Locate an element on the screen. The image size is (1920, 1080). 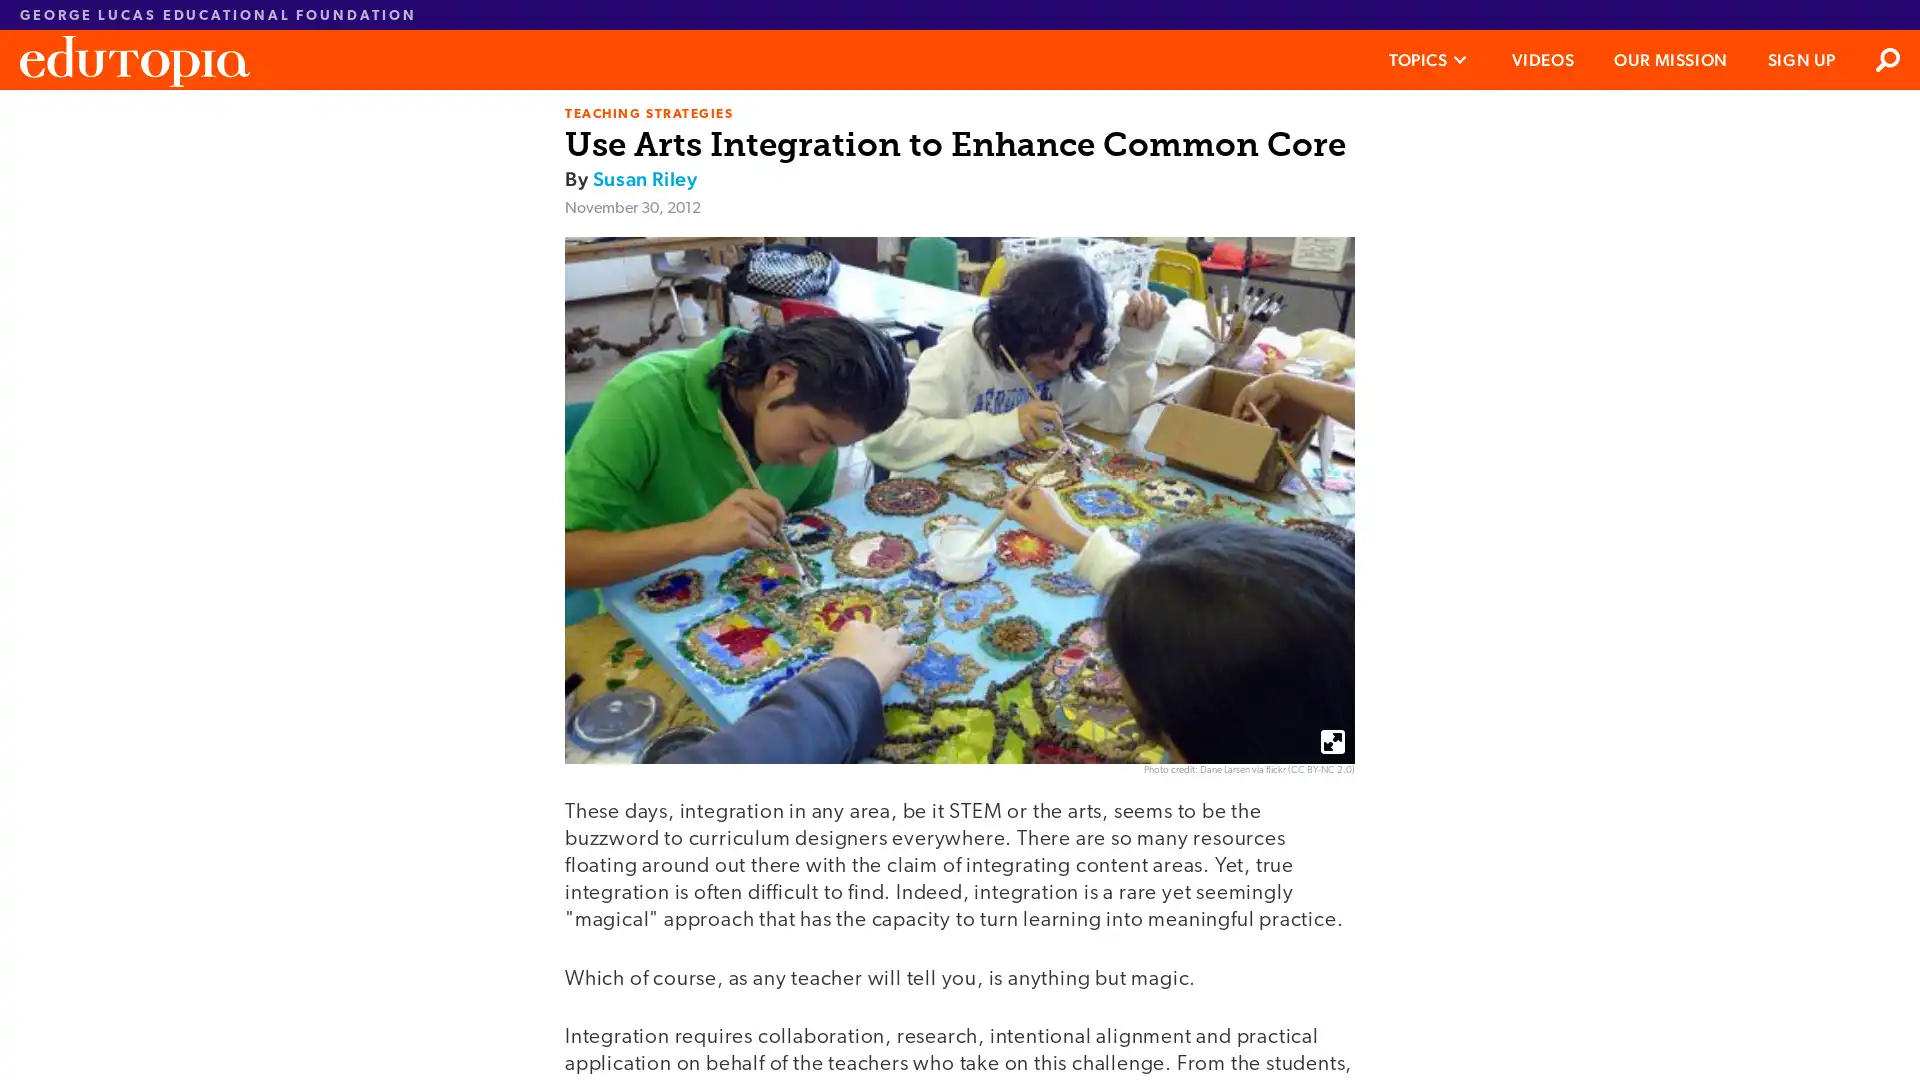
Log in is located at coordinates (943, 600).